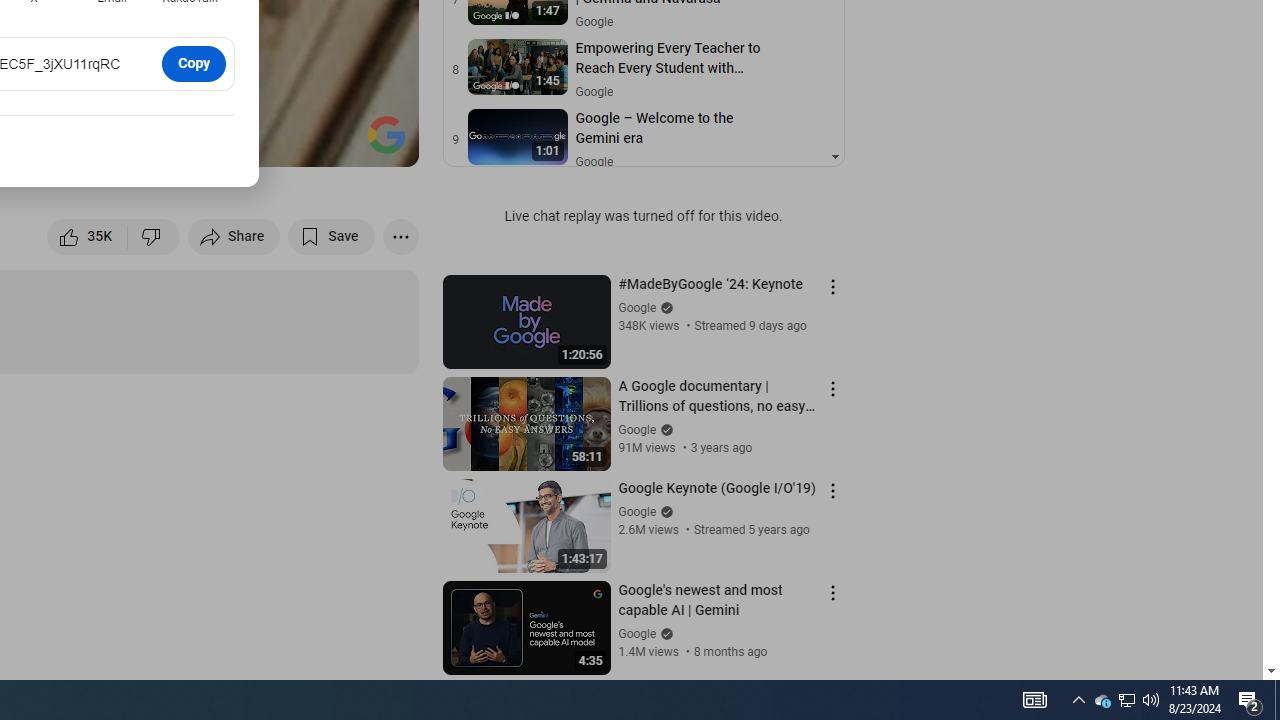 This screenshot has width=1280, height=720. What do you see at coordinates (386, 135) in the screenshot?
I see `'Channel watermark'` at bounding box center [386, 135].